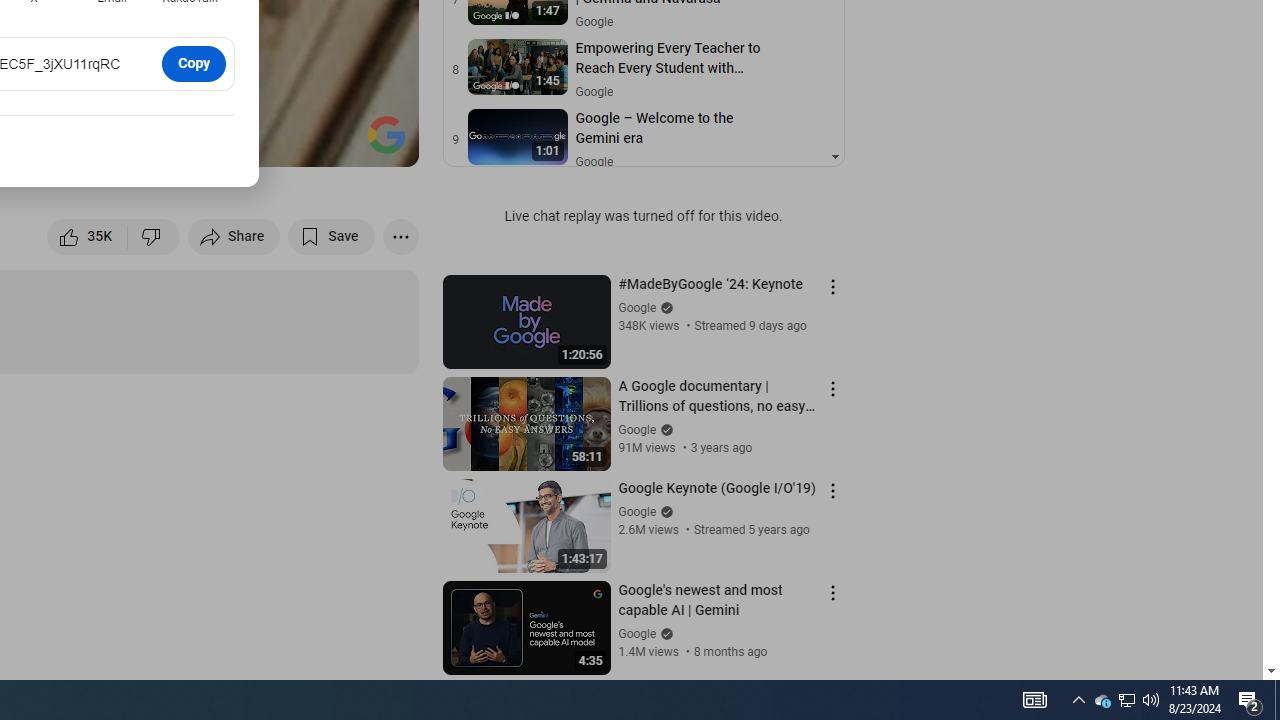 This screenshot has width=1280, height=720. What do you see at coordinates (386, 135) in the screenshot?
I see `'Channel watermark'` at bounding box center [386, 135].